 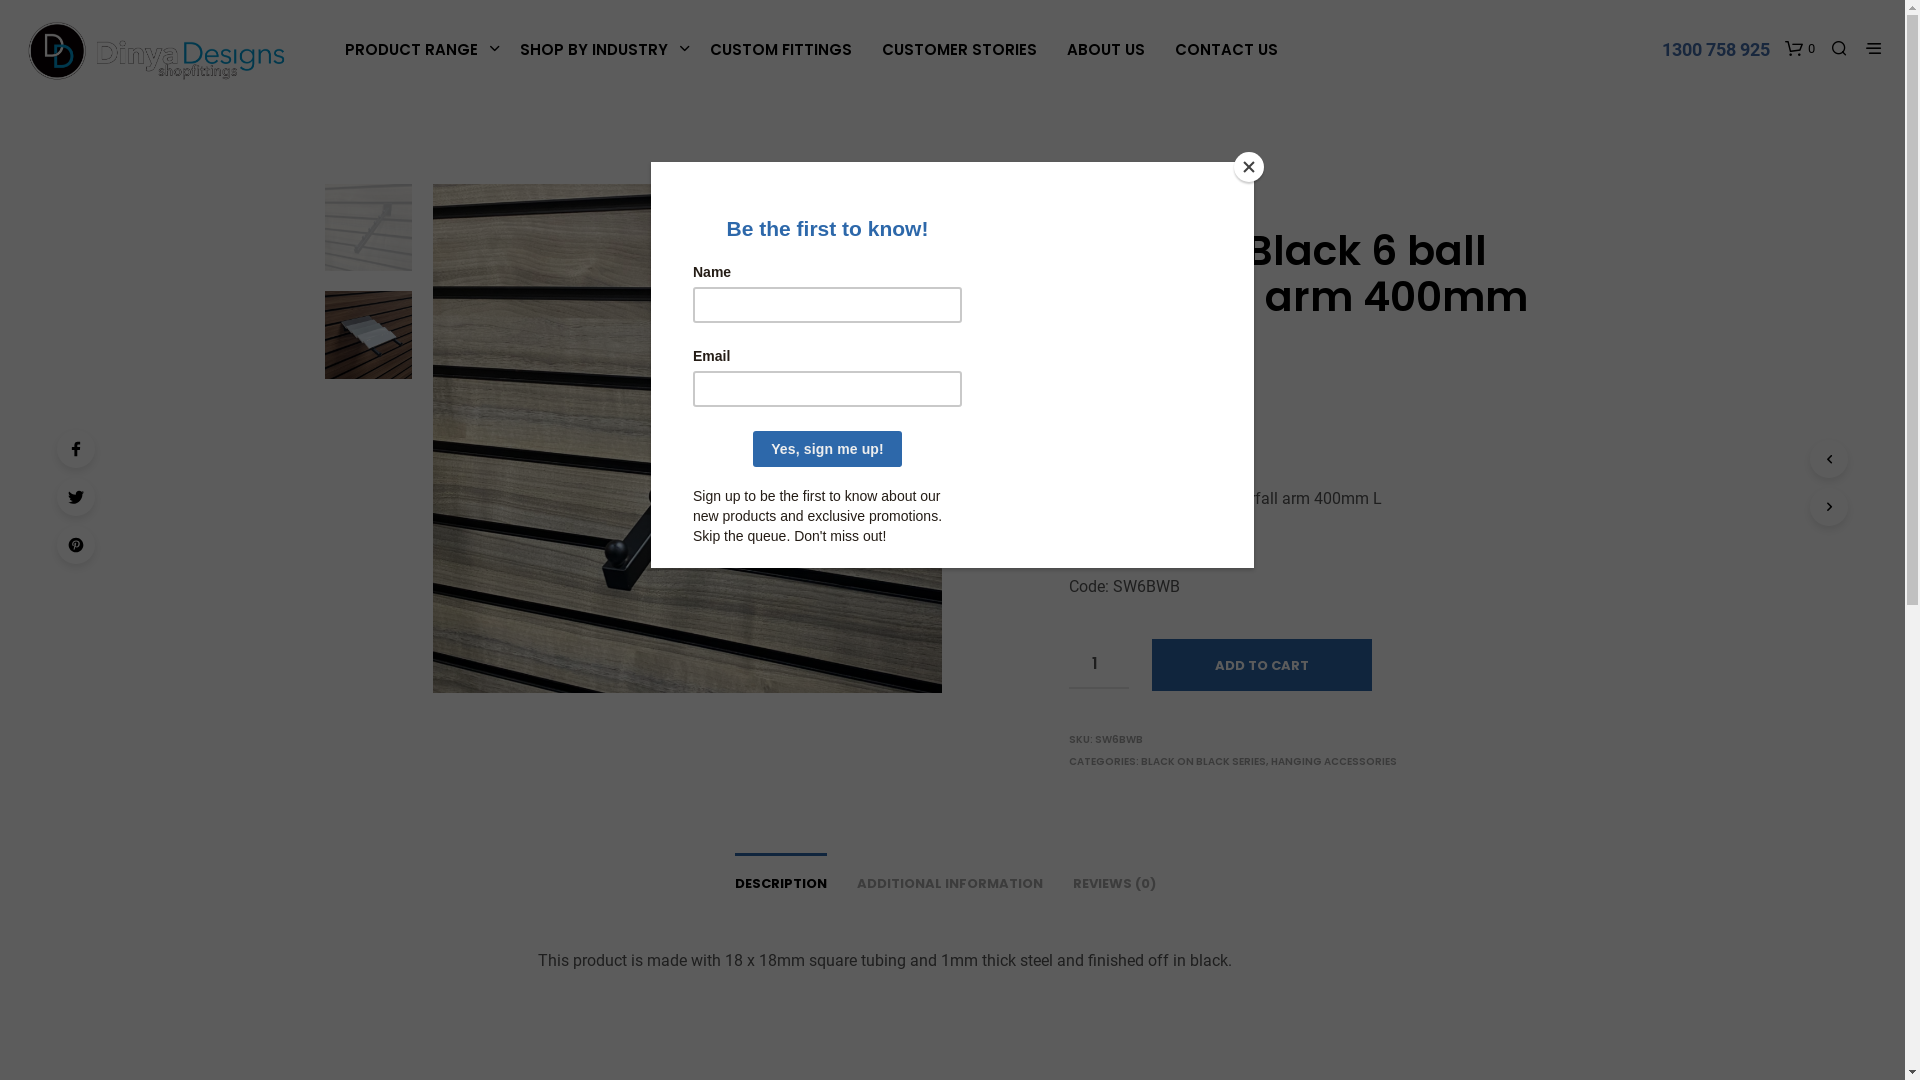 What do you see at coordinates (57, 496) in the screenshot?
I see `'Twitter'` at bounding box center [57, 496].